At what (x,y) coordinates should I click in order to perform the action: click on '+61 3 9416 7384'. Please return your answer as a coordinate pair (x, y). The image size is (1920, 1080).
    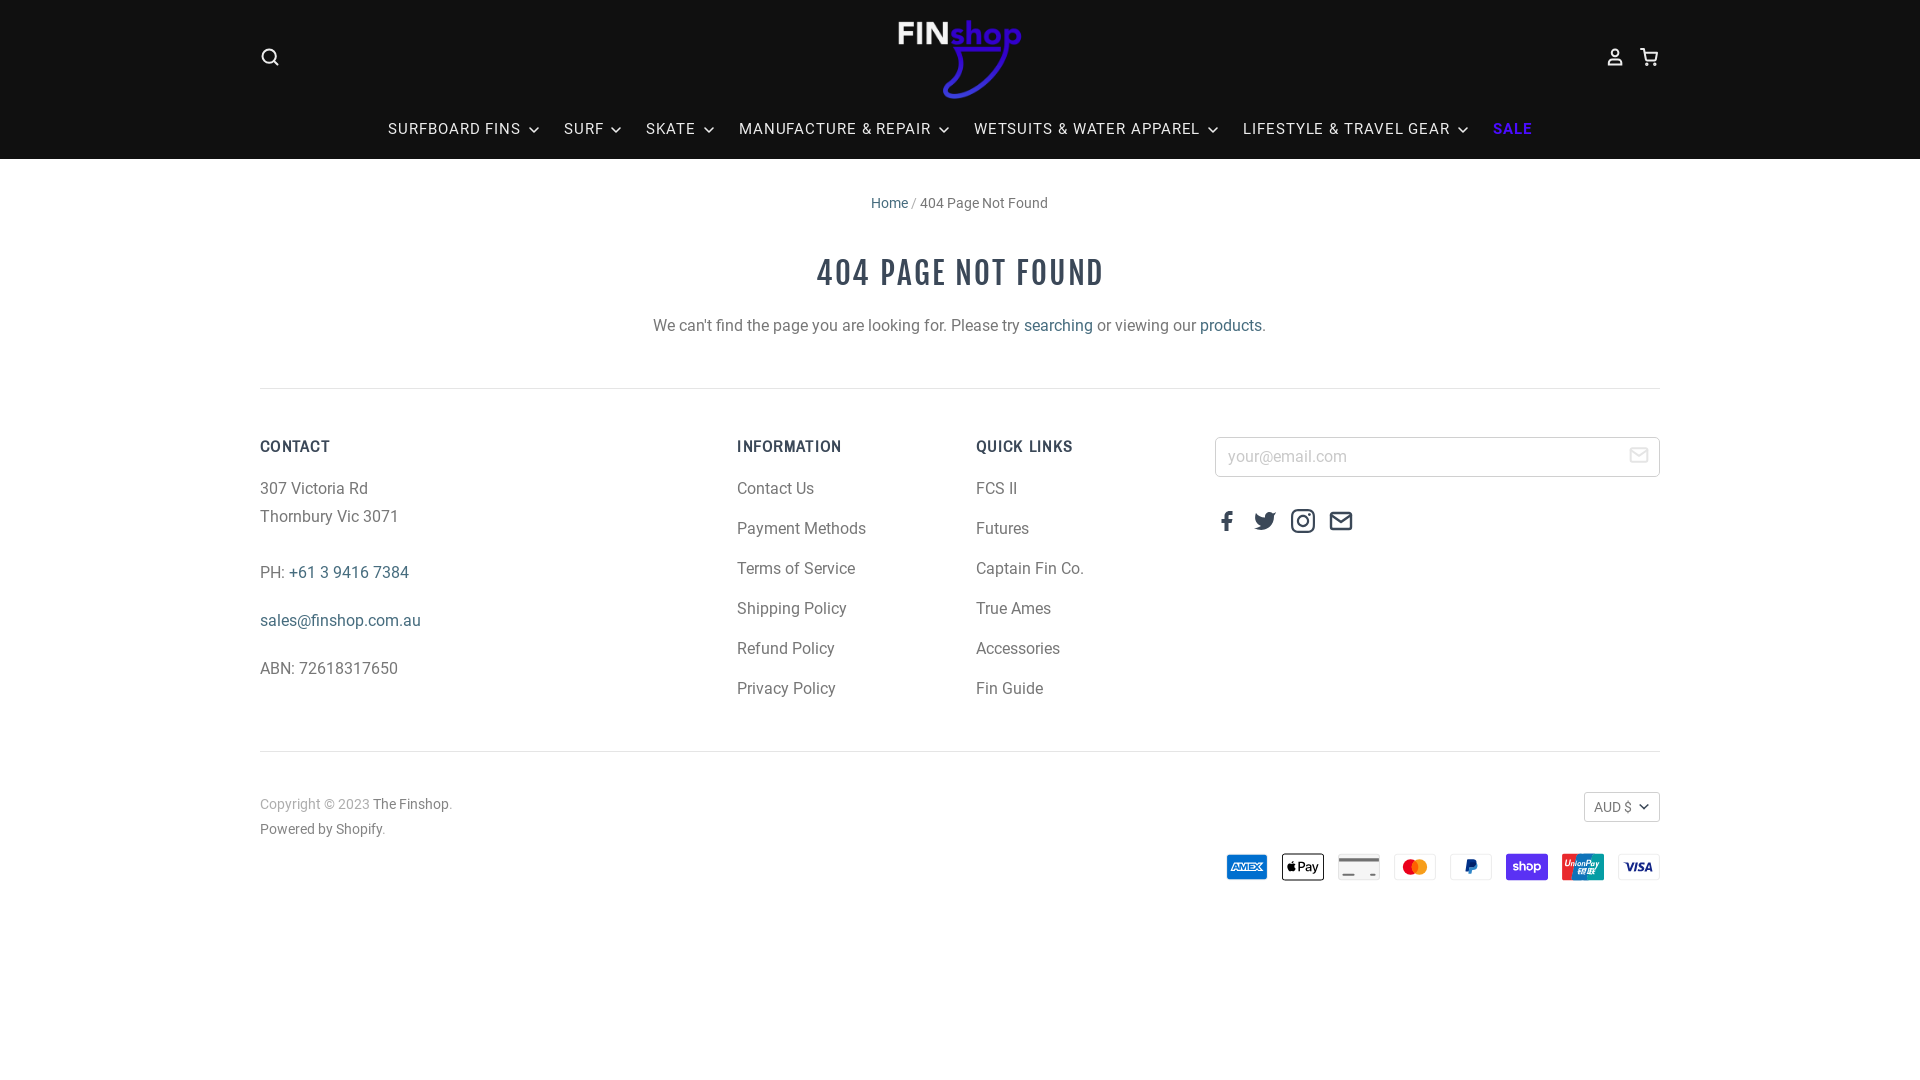
    Looking at the image, I should click on (349, 572).